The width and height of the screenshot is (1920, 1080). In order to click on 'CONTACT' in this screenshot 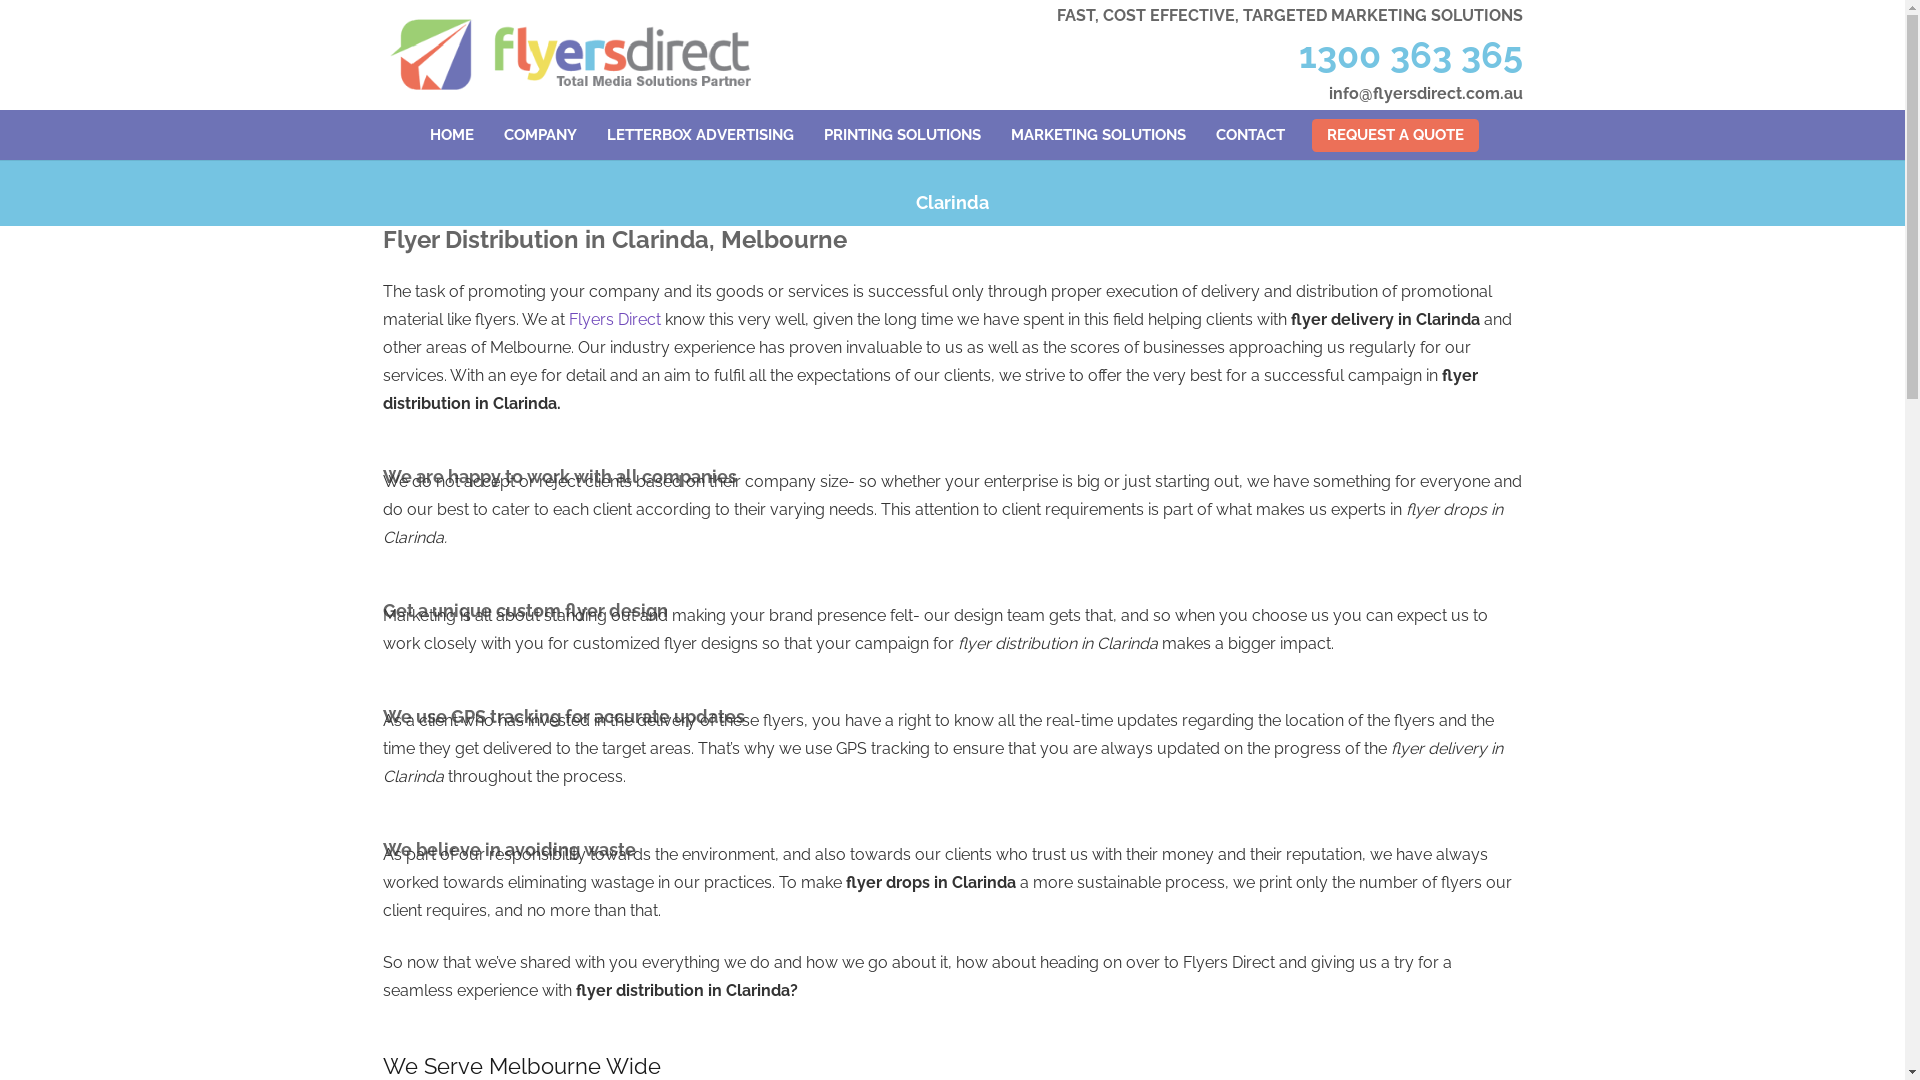, I will do `click(1200, 135)`.